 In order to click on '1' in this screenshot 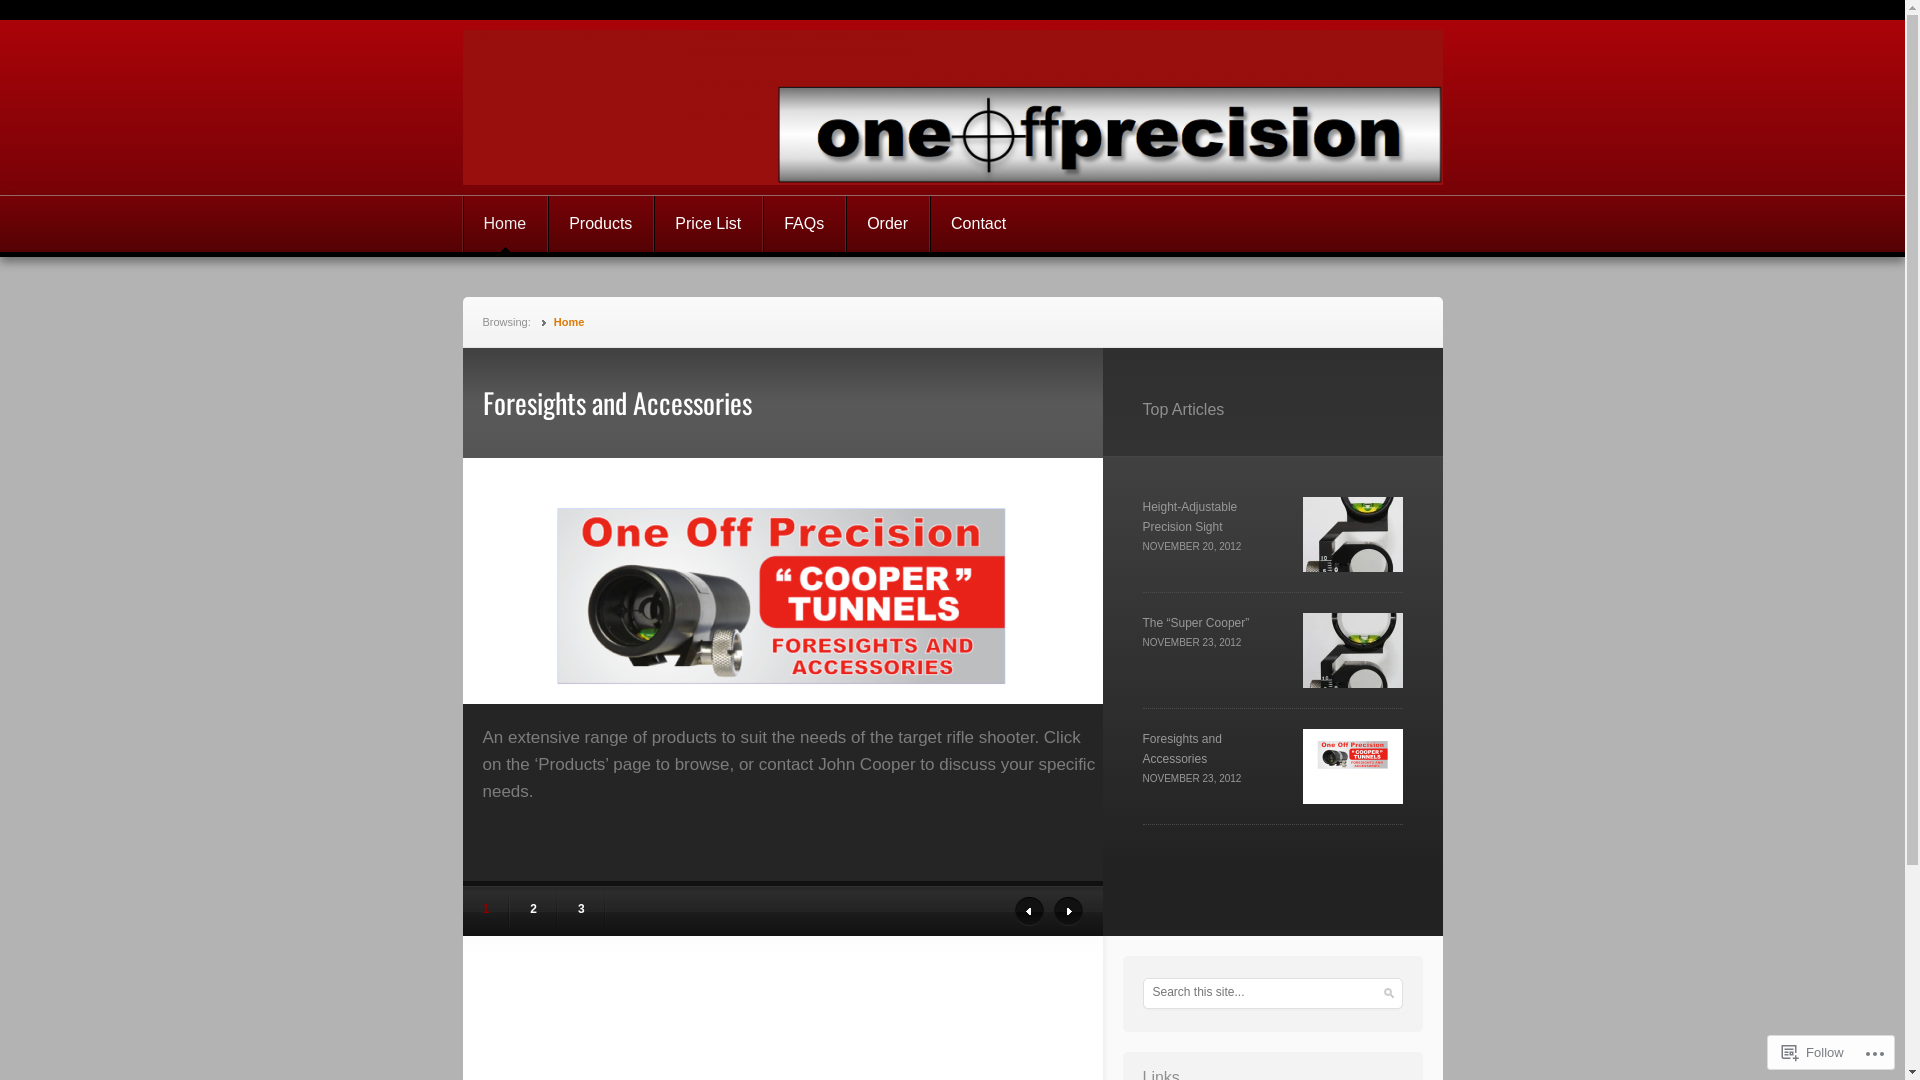, I will do `click(460, 909)`.